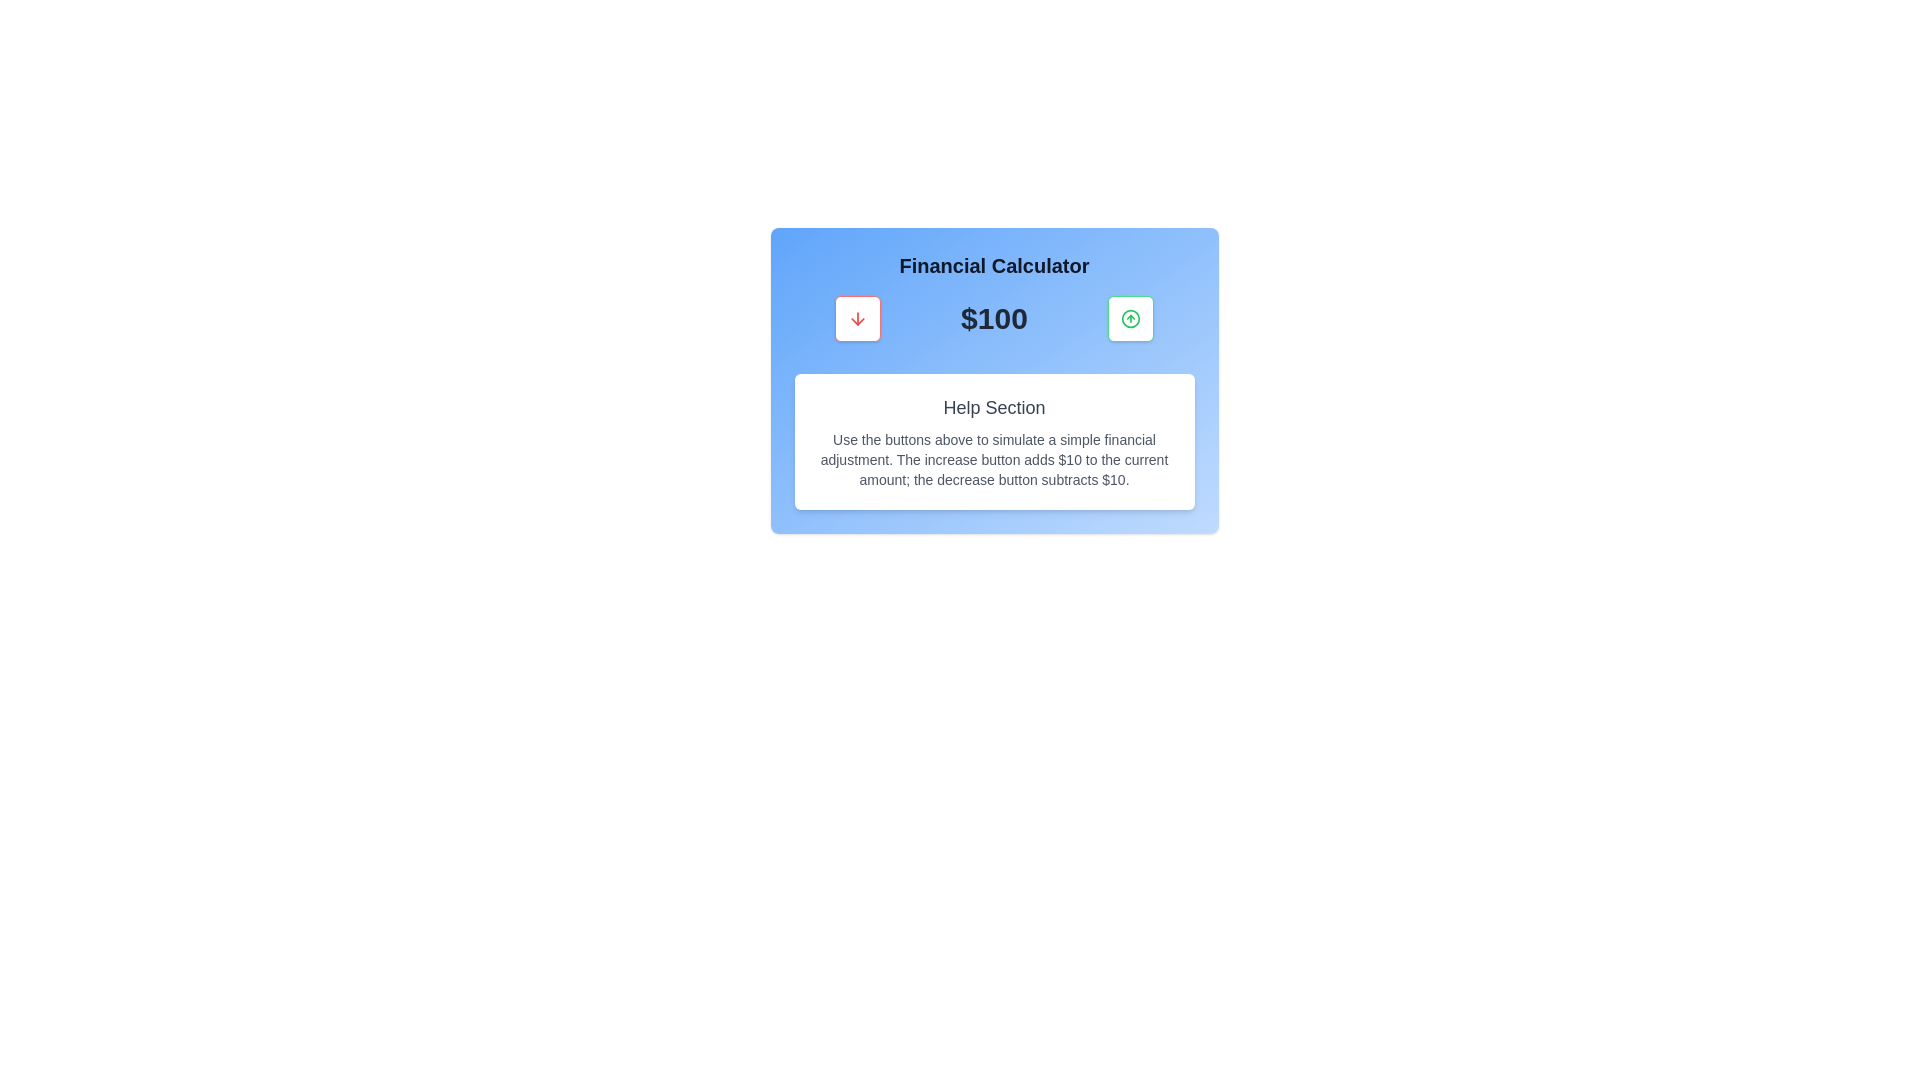 This screenshot has height=1080, width=1920. I want to click on the decrease button in the financial calculator interface, which is a red-bordered square button positioned on the left side of a horizontal pair of buttons, so click(857, 318).